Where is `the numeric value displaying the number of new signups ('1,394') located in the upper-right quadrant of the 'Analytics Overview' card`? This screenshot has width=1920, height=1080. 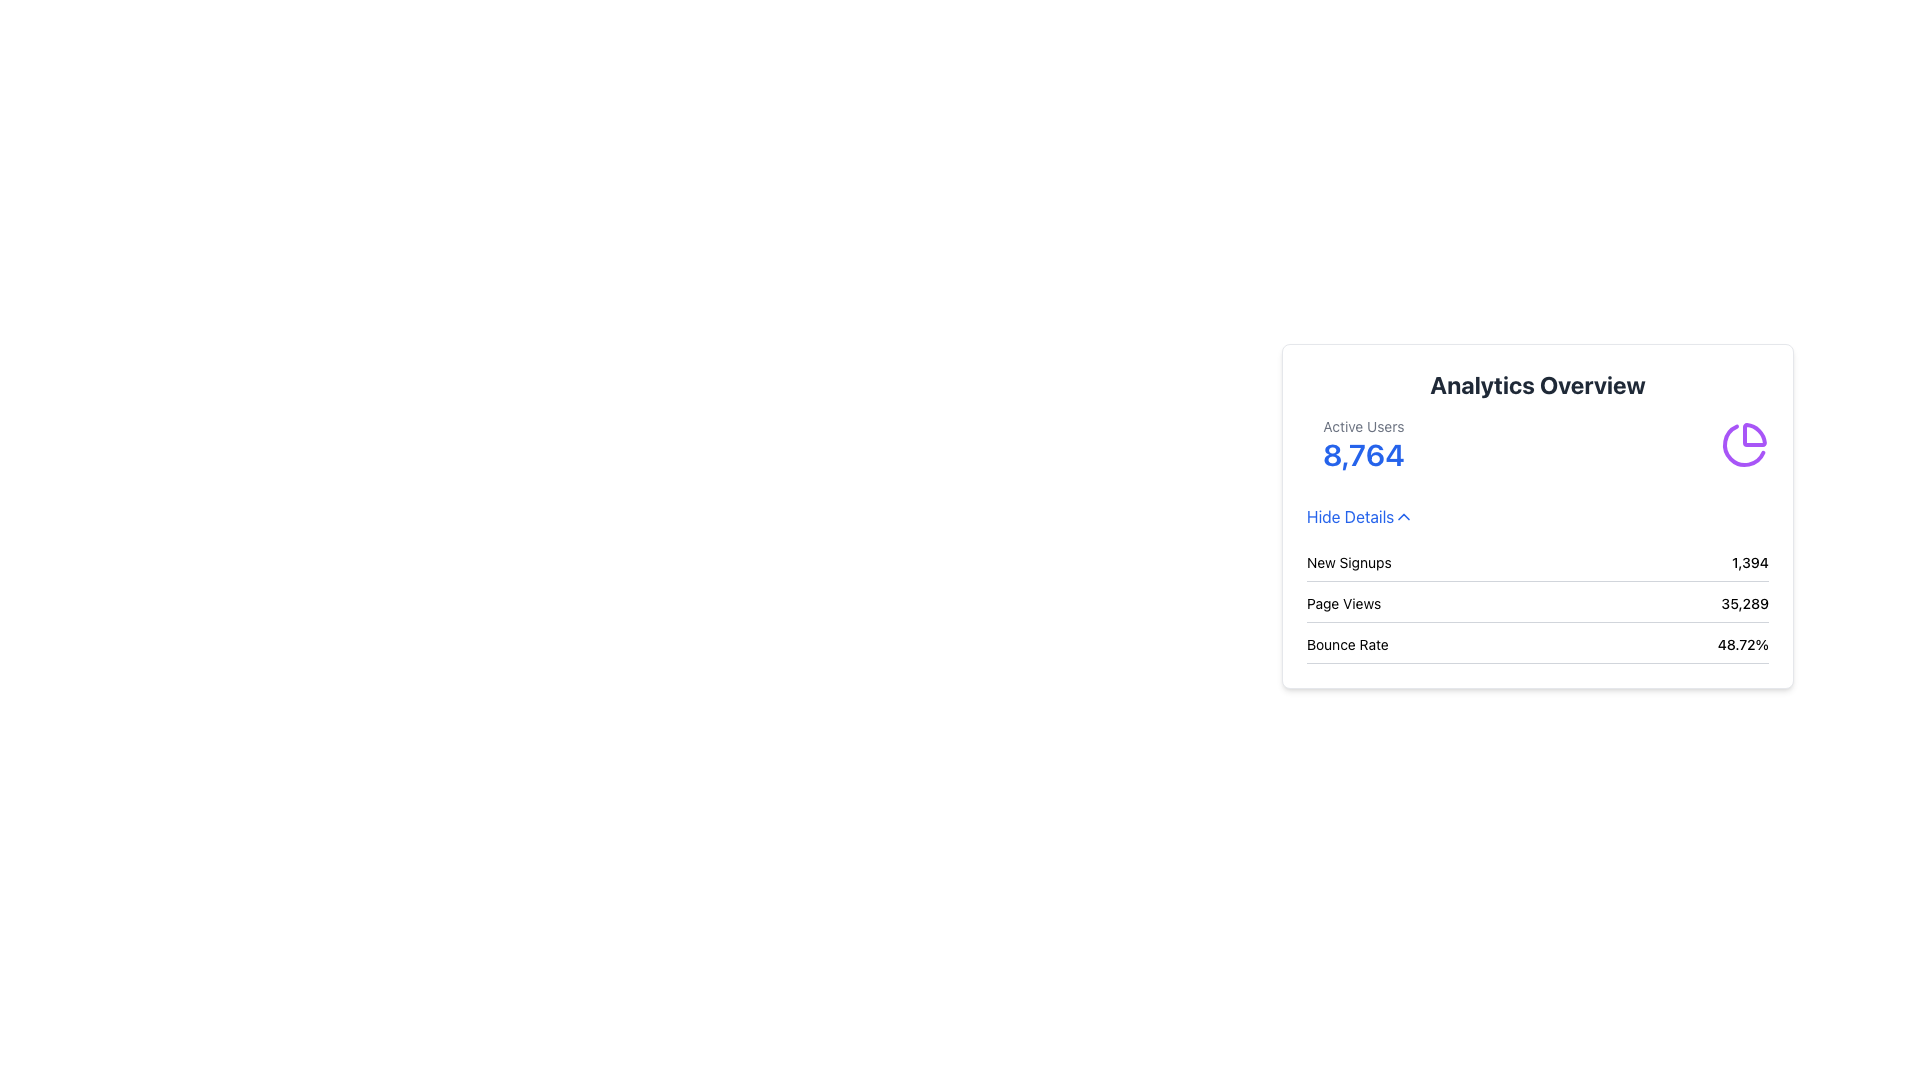
the numeric value displaying the number of new signups ('1,394') located in the upper-right quadrant of the 'Analytics Overview' card is located at coordinates (1749, 563).